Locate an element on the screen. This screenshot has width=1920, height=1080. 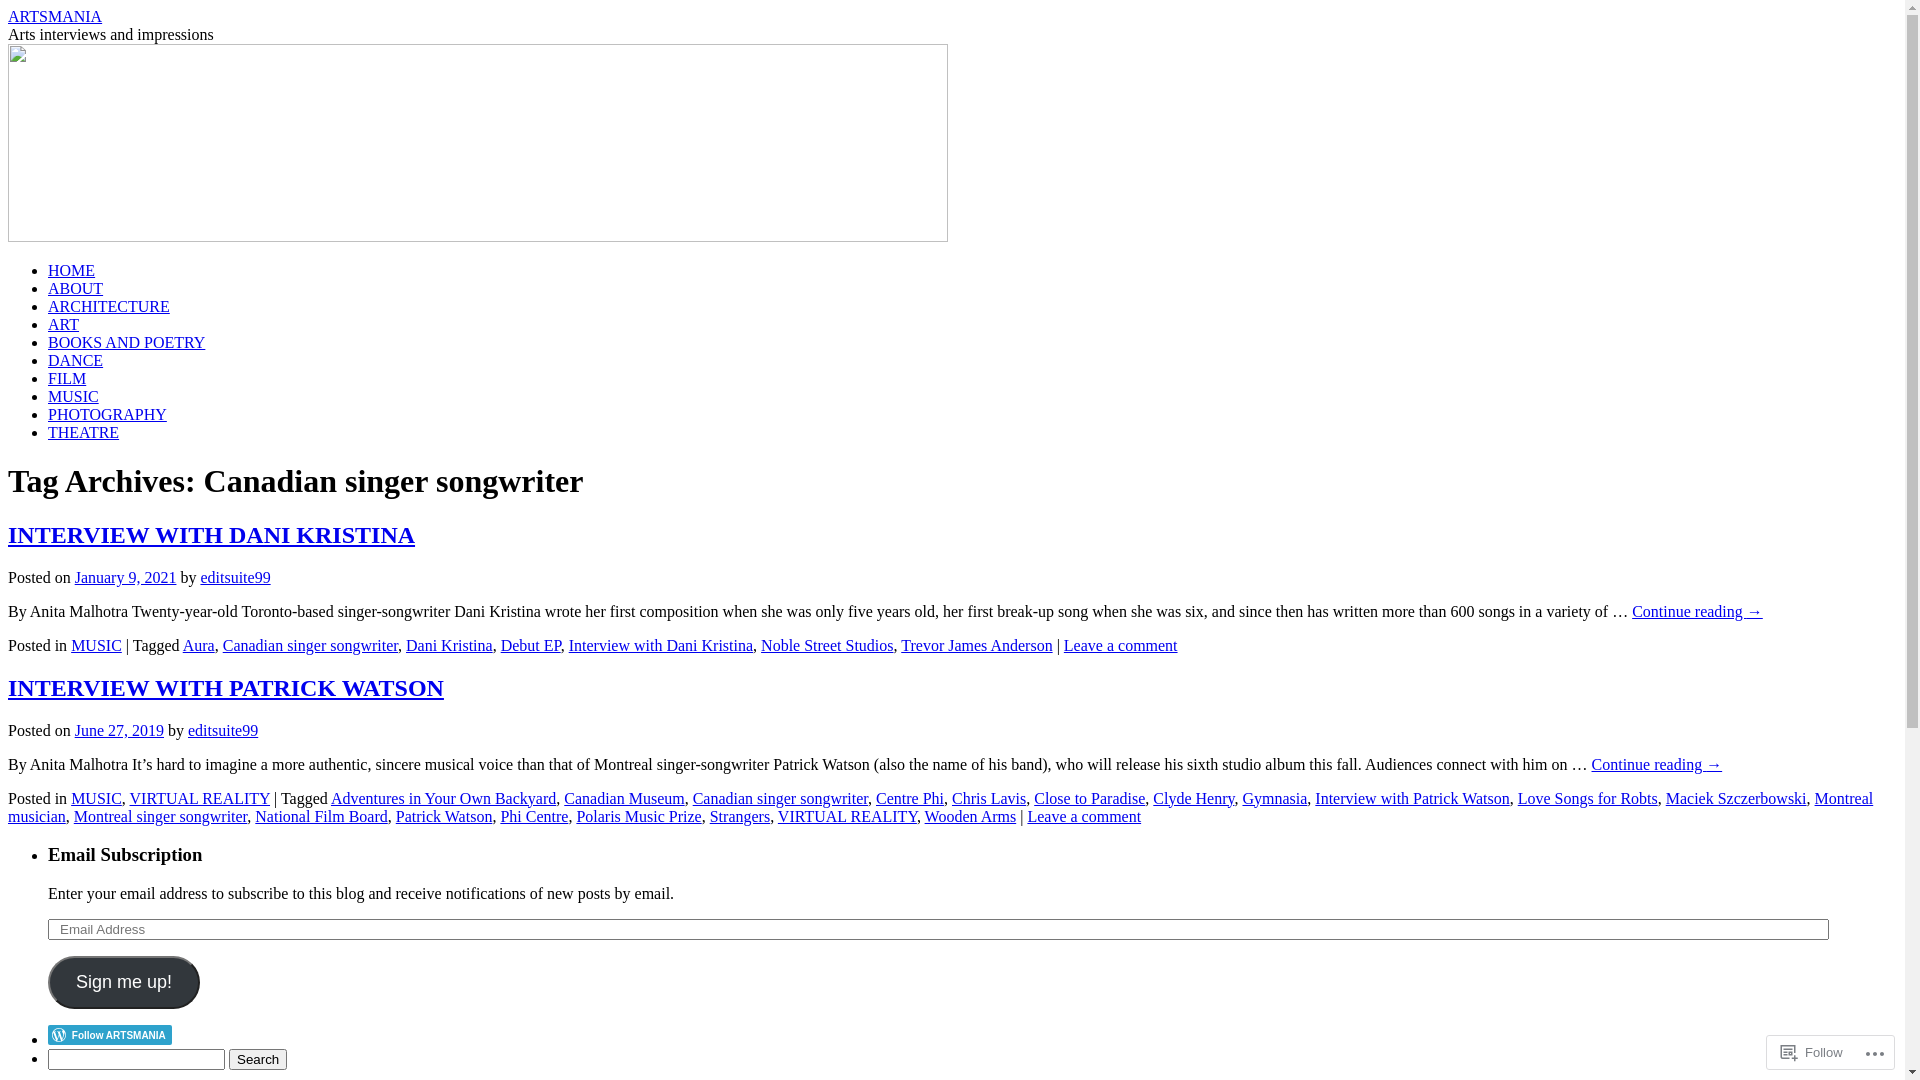
'ARCHITECTURE' is located at coordinates (48, 306).